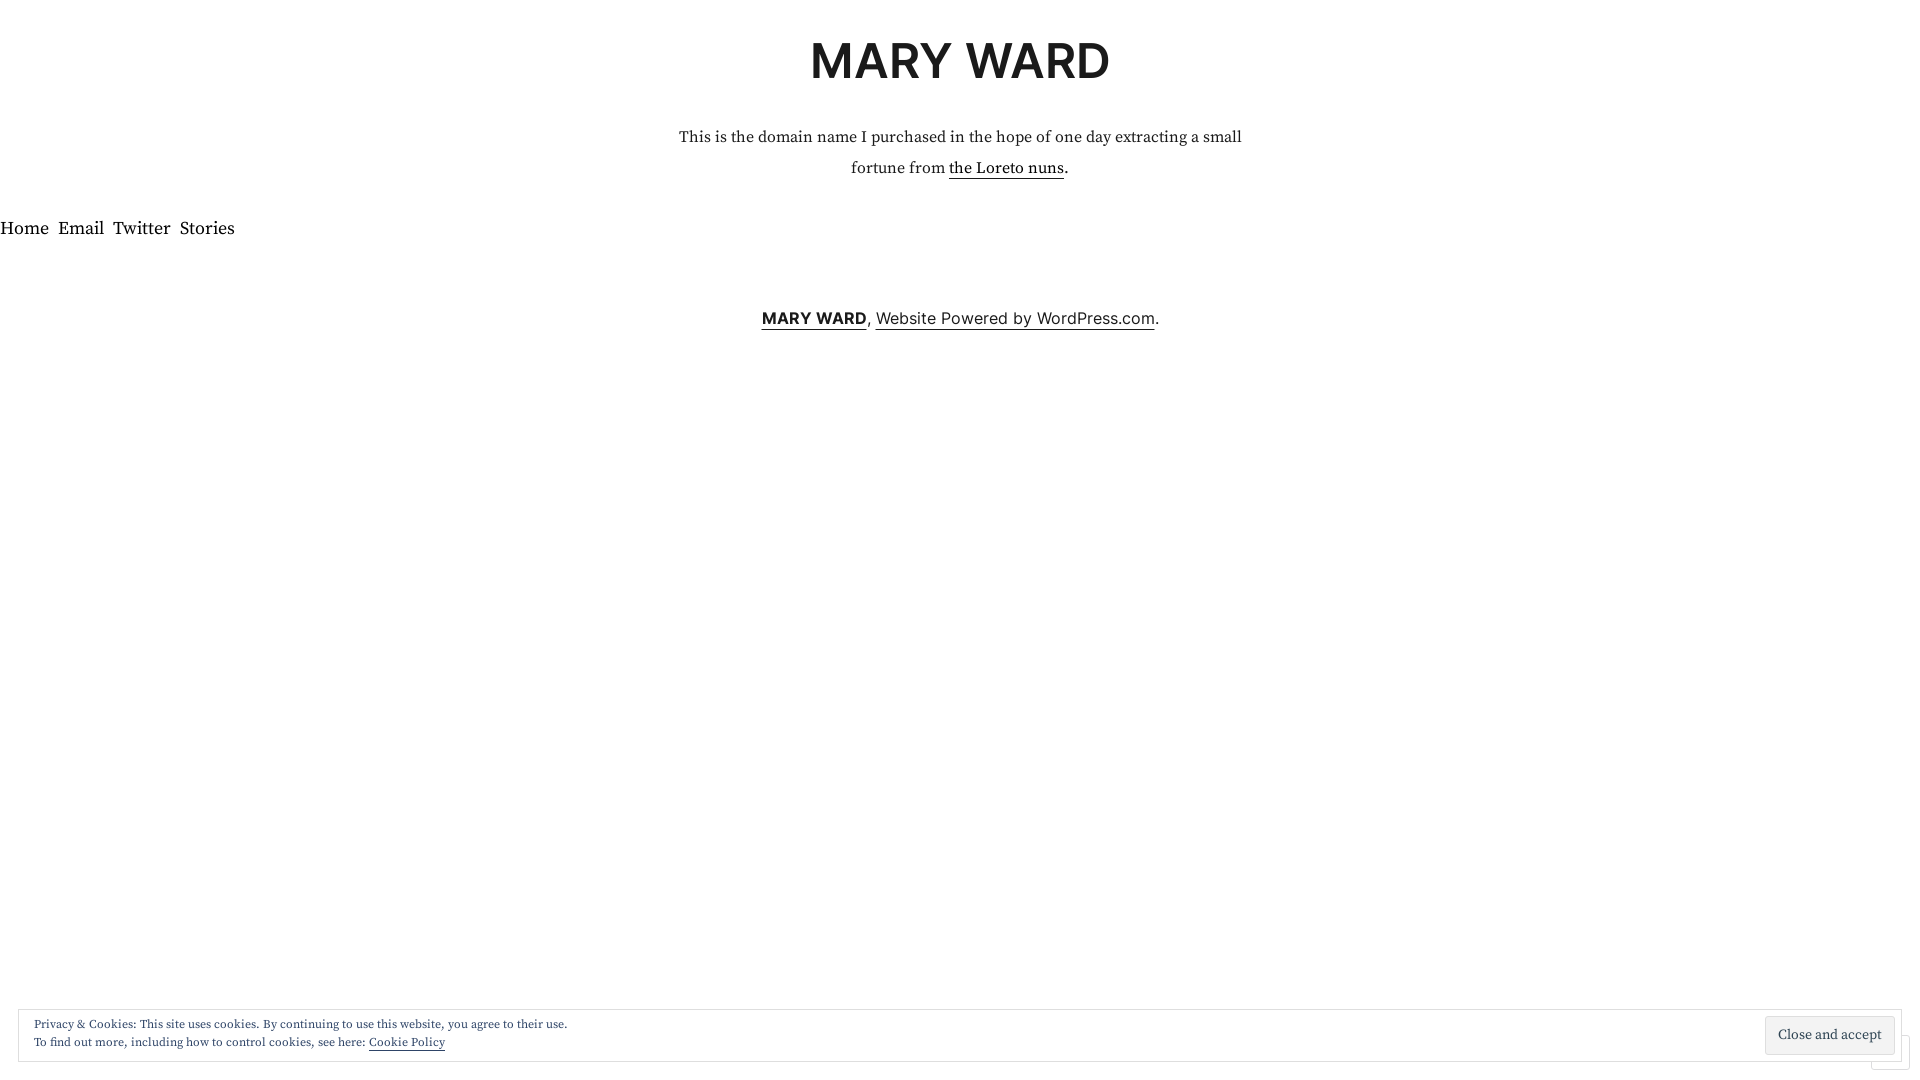 The image size is (1920, 1080). I want to click on 'Website Powered by WordPress.com', so click(1015, 316).